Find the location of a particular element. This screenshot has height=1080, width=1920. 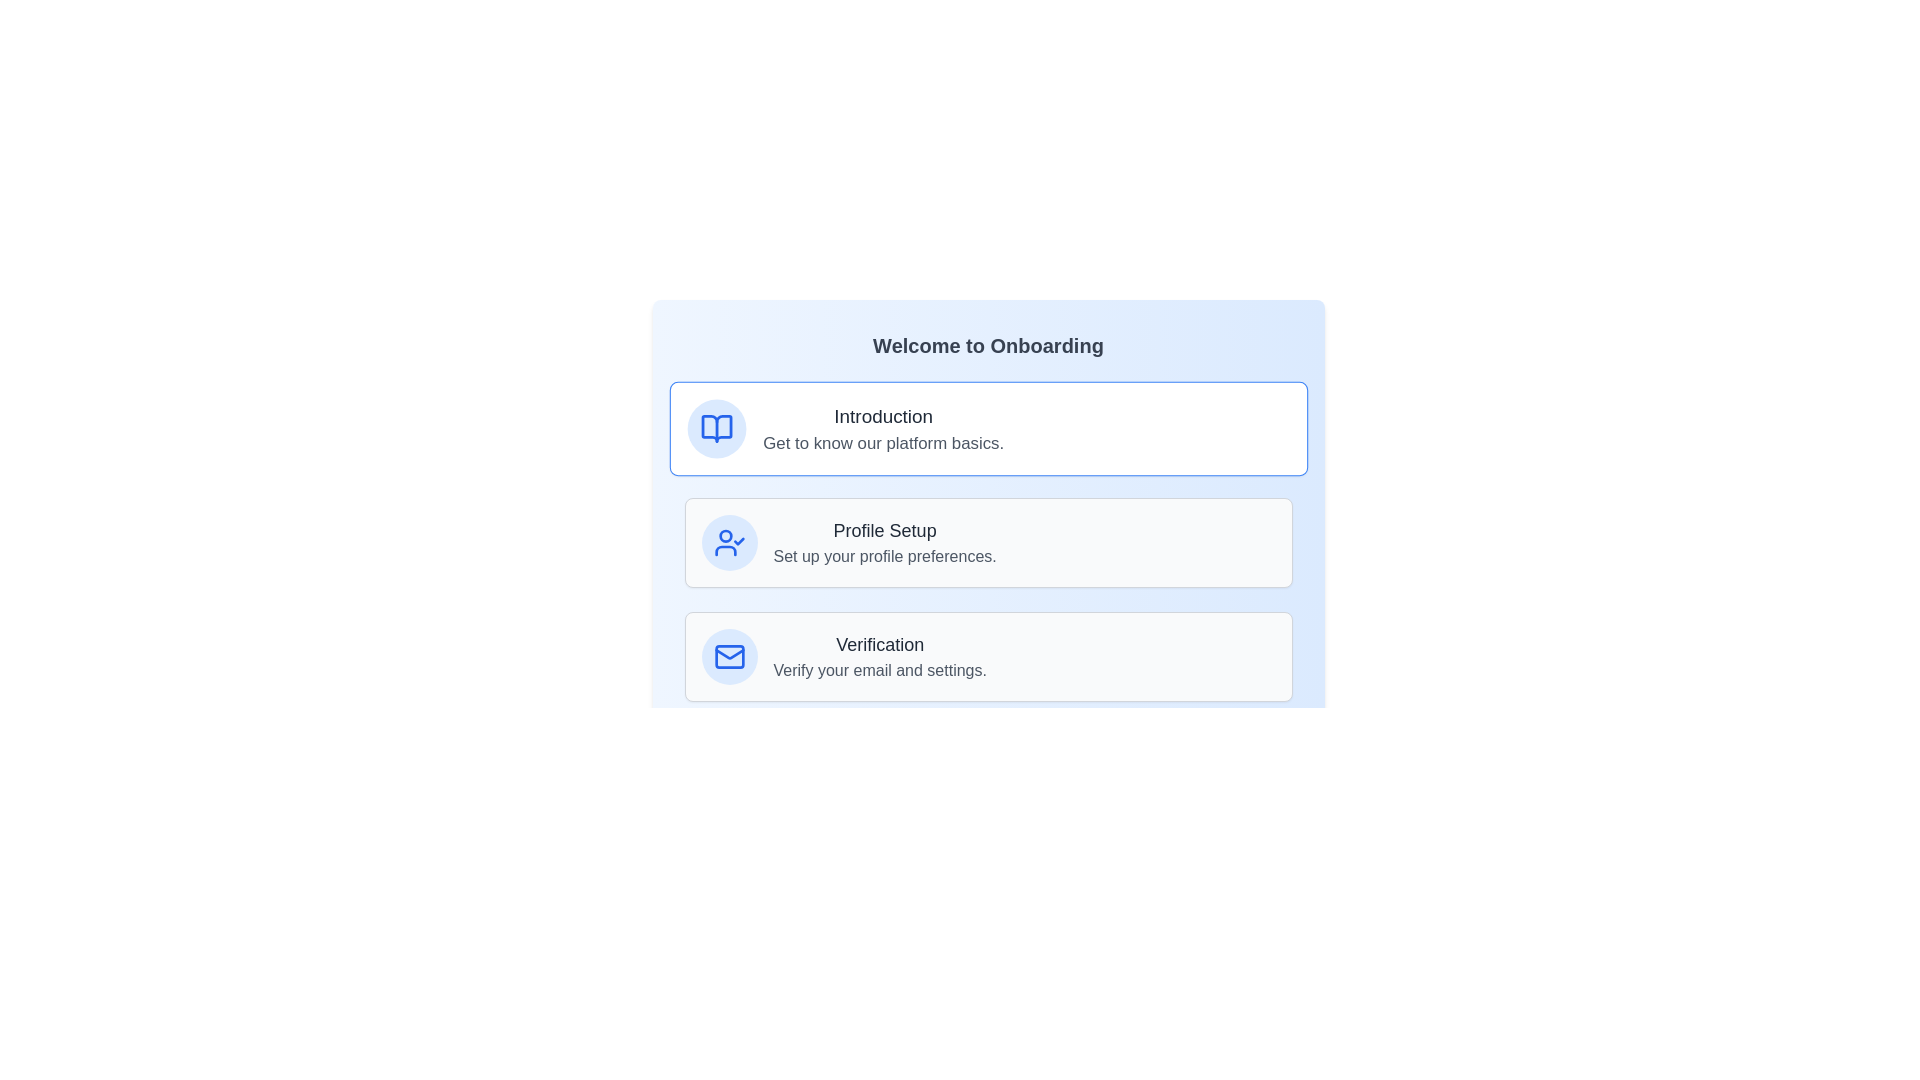

the second Informational Card that has a light gray background, a person icon with a checkmark in a blue circle, and the text 'Profile Setup' in bold with a subtitle below is located at coordinates (988, 543).